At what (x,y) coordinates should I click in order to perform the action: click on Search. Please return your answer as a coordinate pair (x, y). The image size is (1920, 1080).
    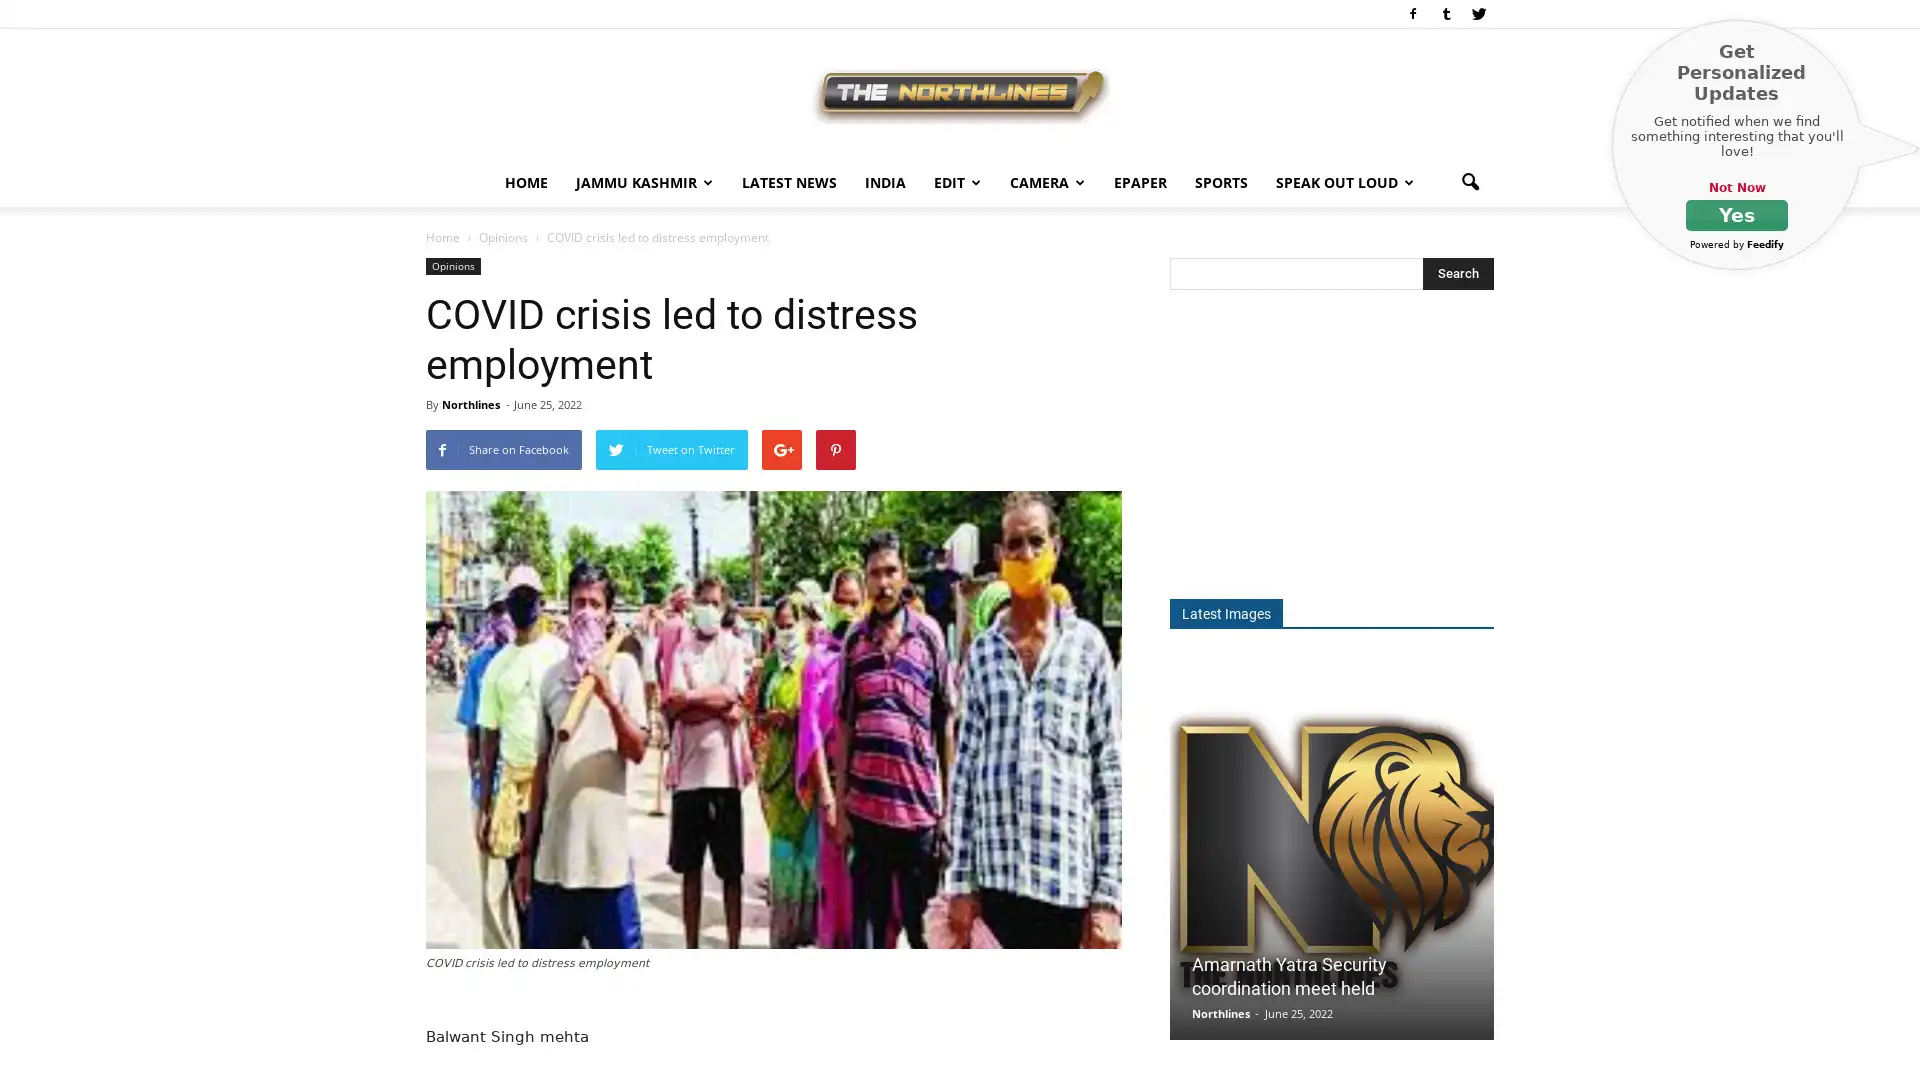
    Looking at the image, I should click on (1458, 273).